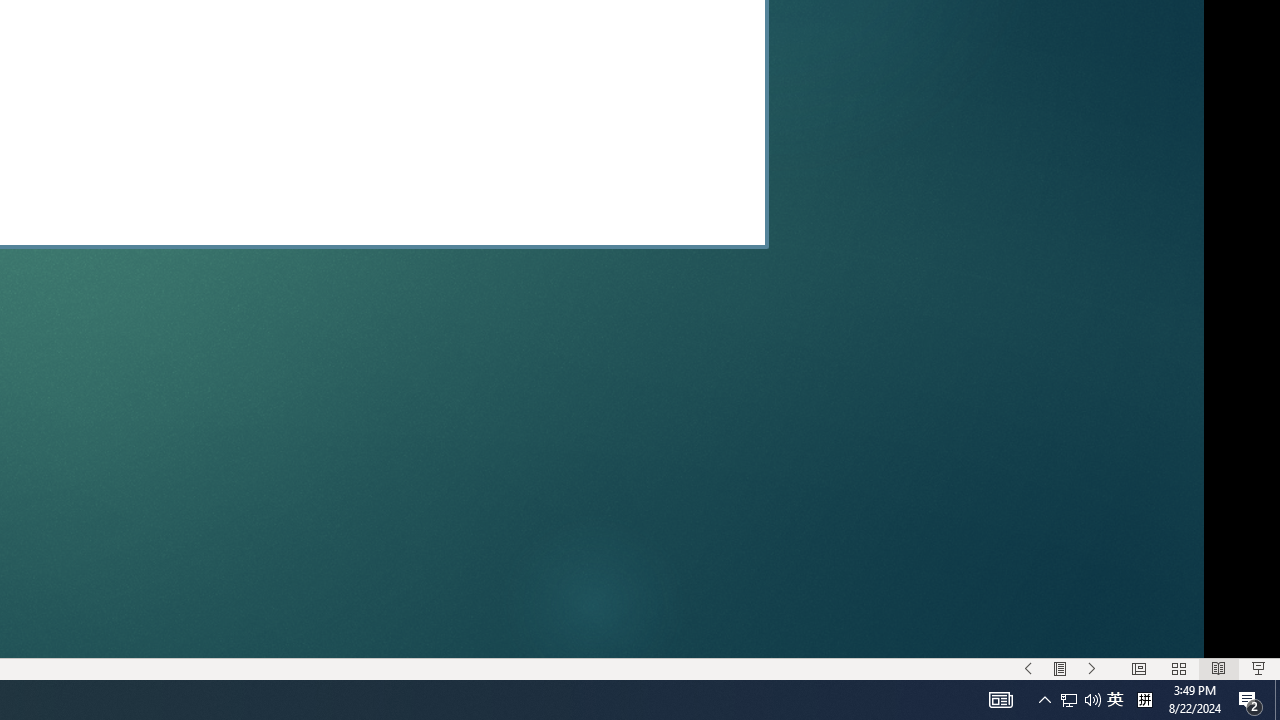 This screenshot has width=1280, height=720. I want to click on 'Menu On', so click(1059, 669).